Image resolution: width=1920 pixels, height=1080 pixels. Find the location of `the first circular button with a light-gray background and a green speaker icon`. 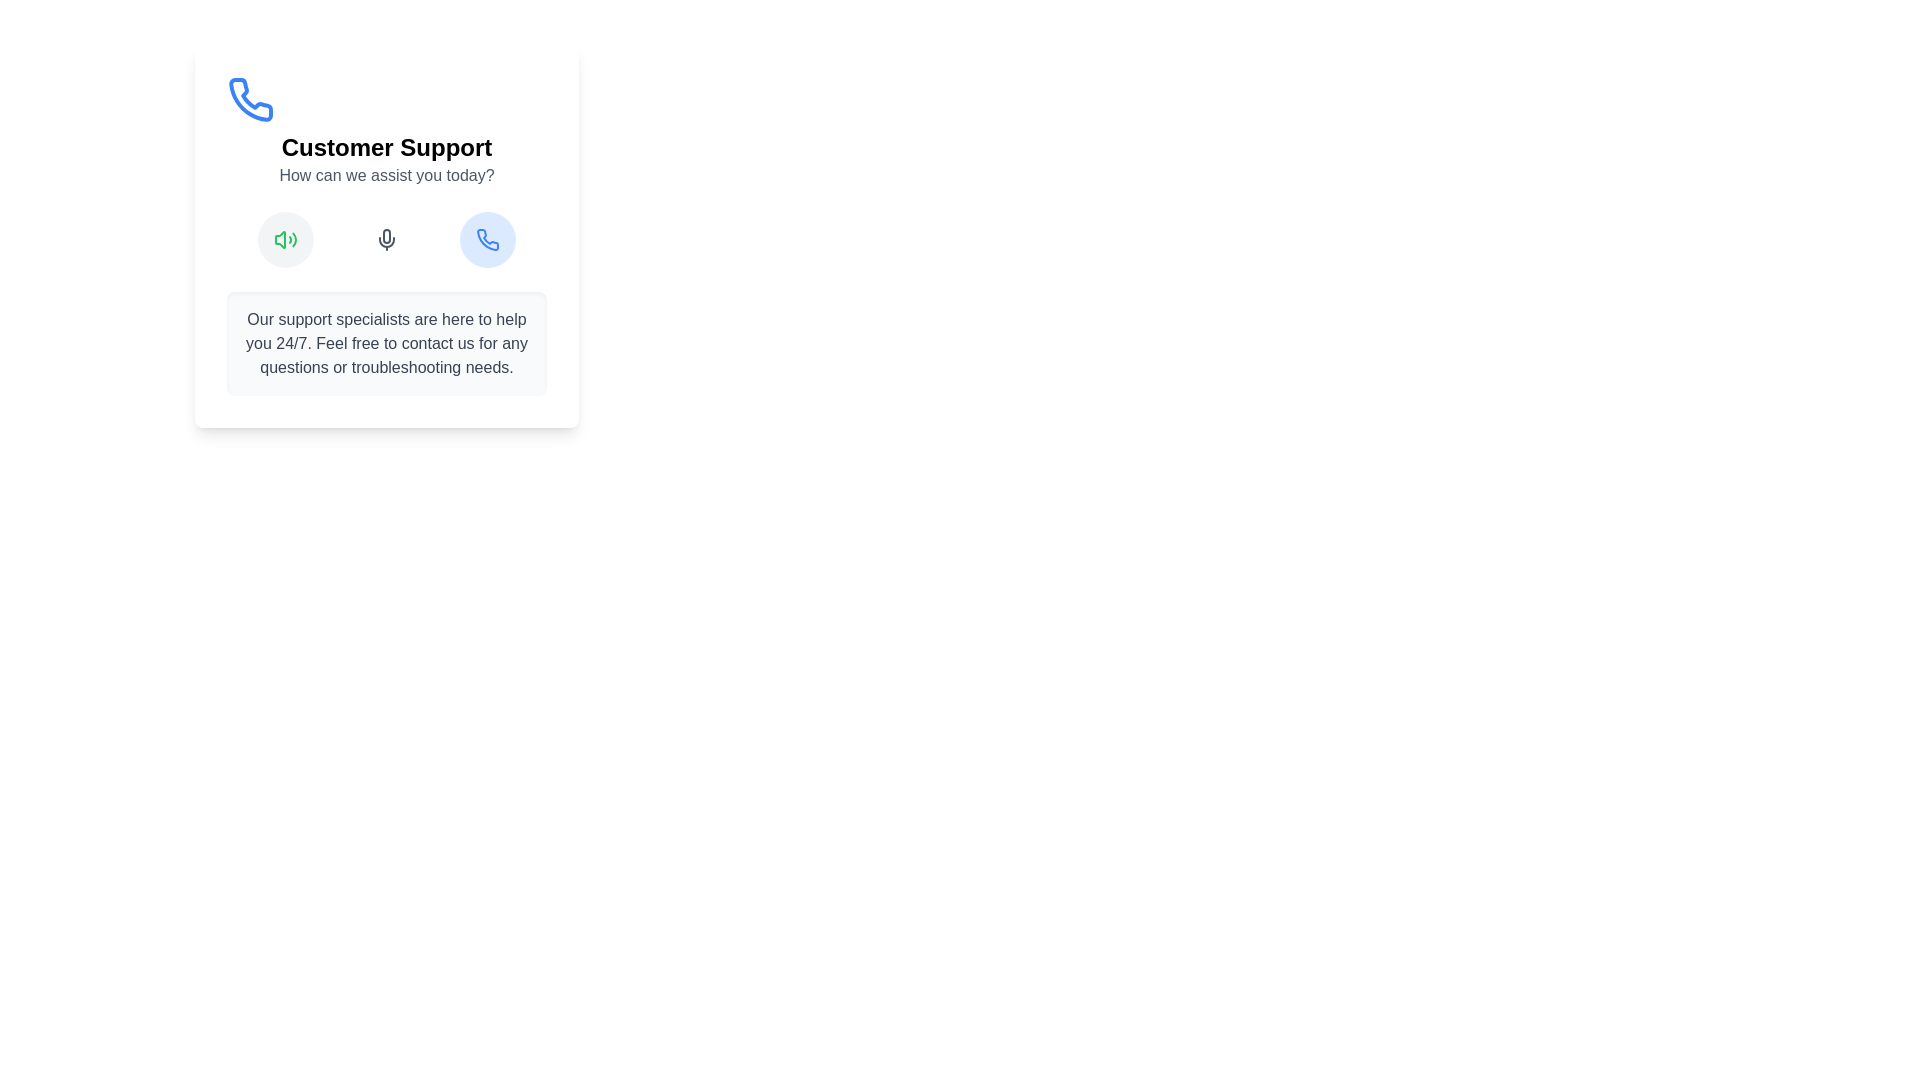

the first circular button with a light-gray background and a green speaker icon is located at coordinates (284, 238).